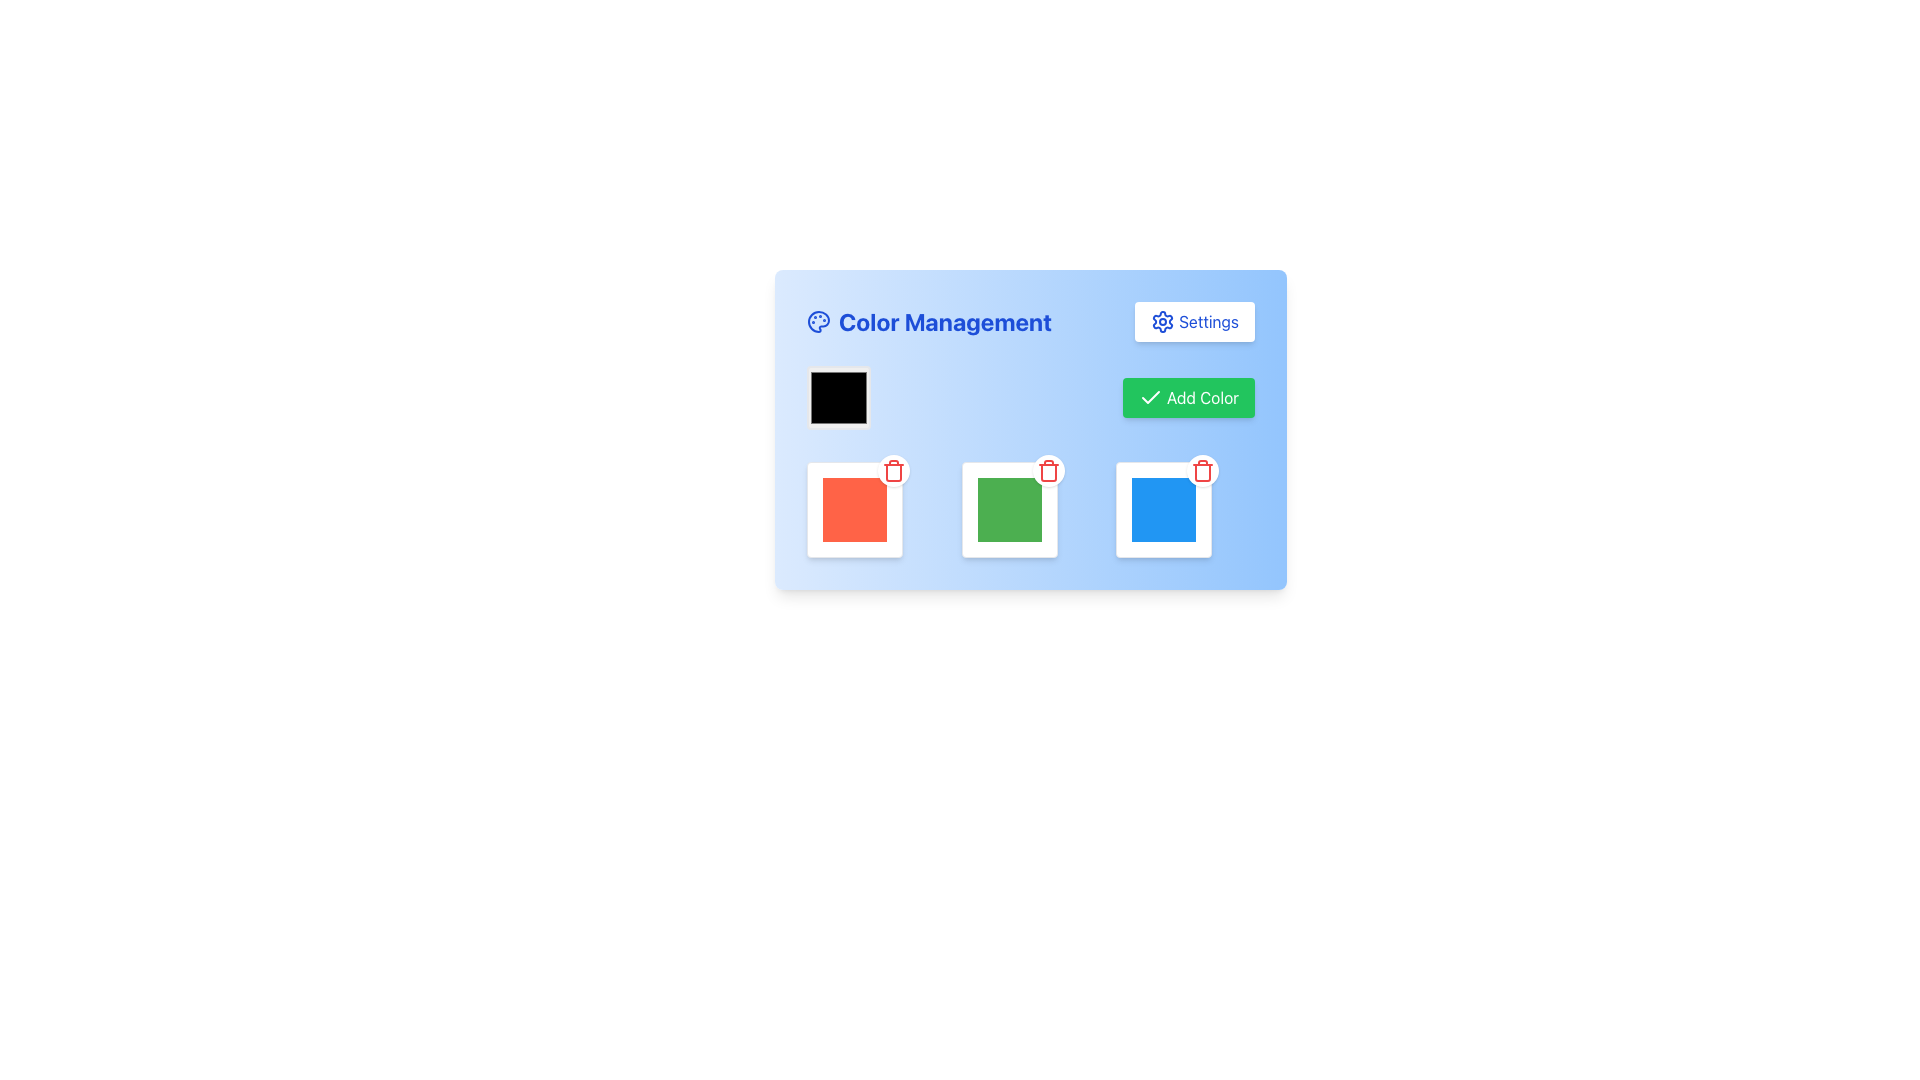 The height and width of the screenshot is (1080, 1920). I want to click on the gear icon, which is a settings symbol located at the top-right corner of the 'Color Management' card, so click(1163, 320).